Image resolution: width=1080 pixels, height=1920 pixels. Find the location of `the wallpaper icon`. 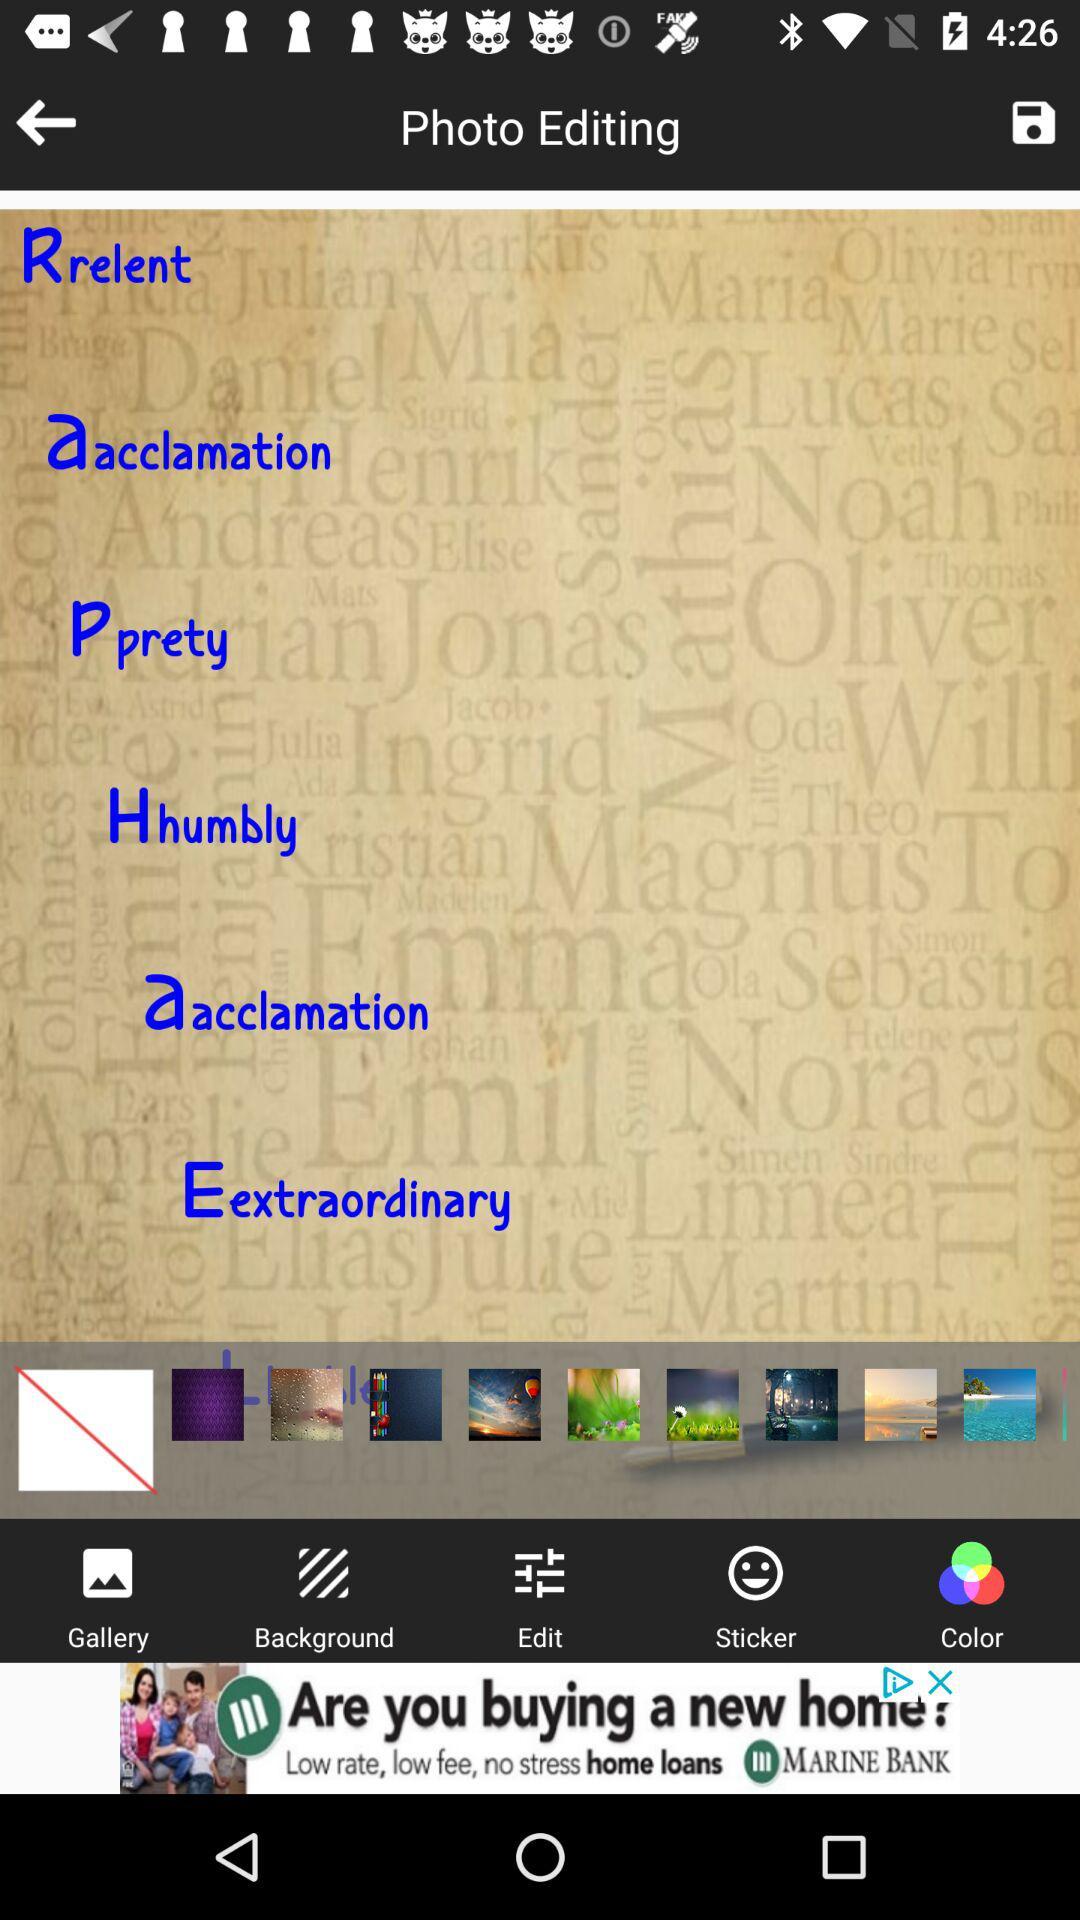

the wallpaper icon is located at coordinates (107, 1572).